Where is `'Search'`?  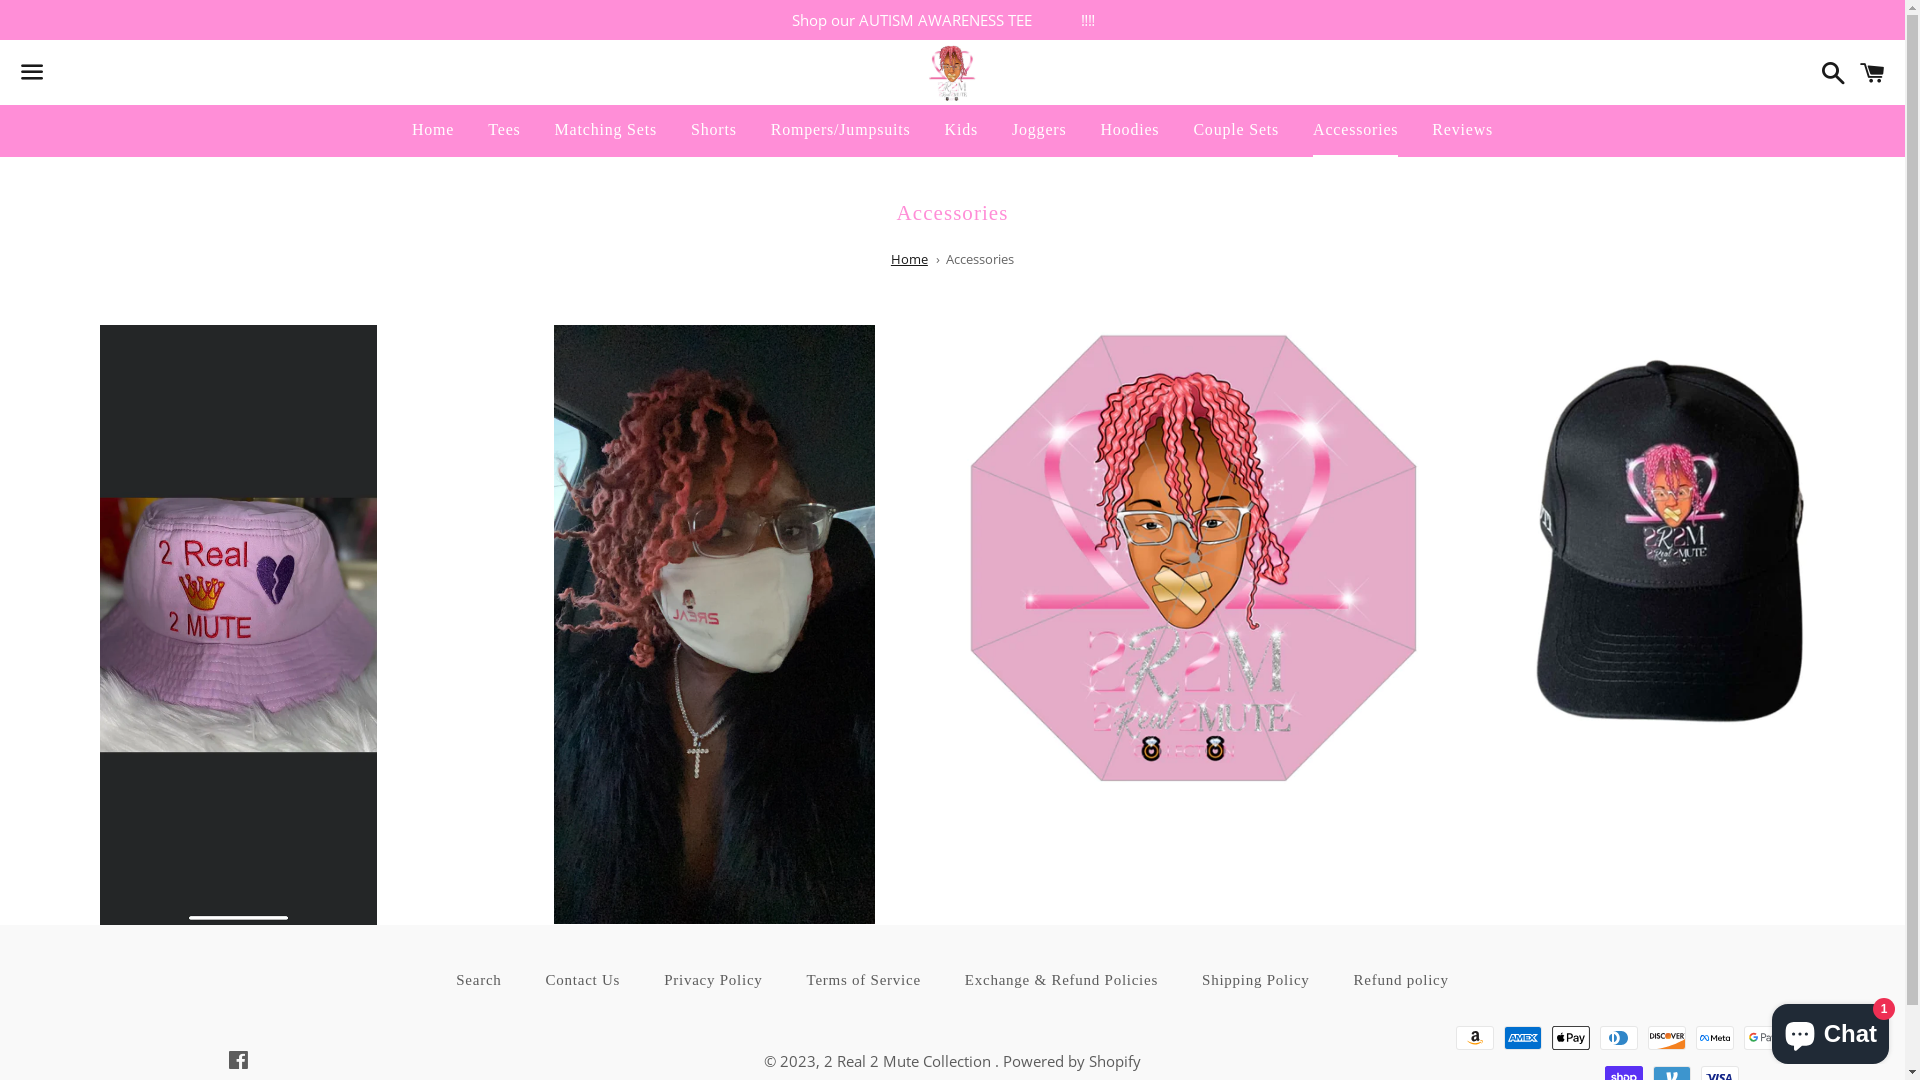
'Search' is located at coordinates (435, 979).